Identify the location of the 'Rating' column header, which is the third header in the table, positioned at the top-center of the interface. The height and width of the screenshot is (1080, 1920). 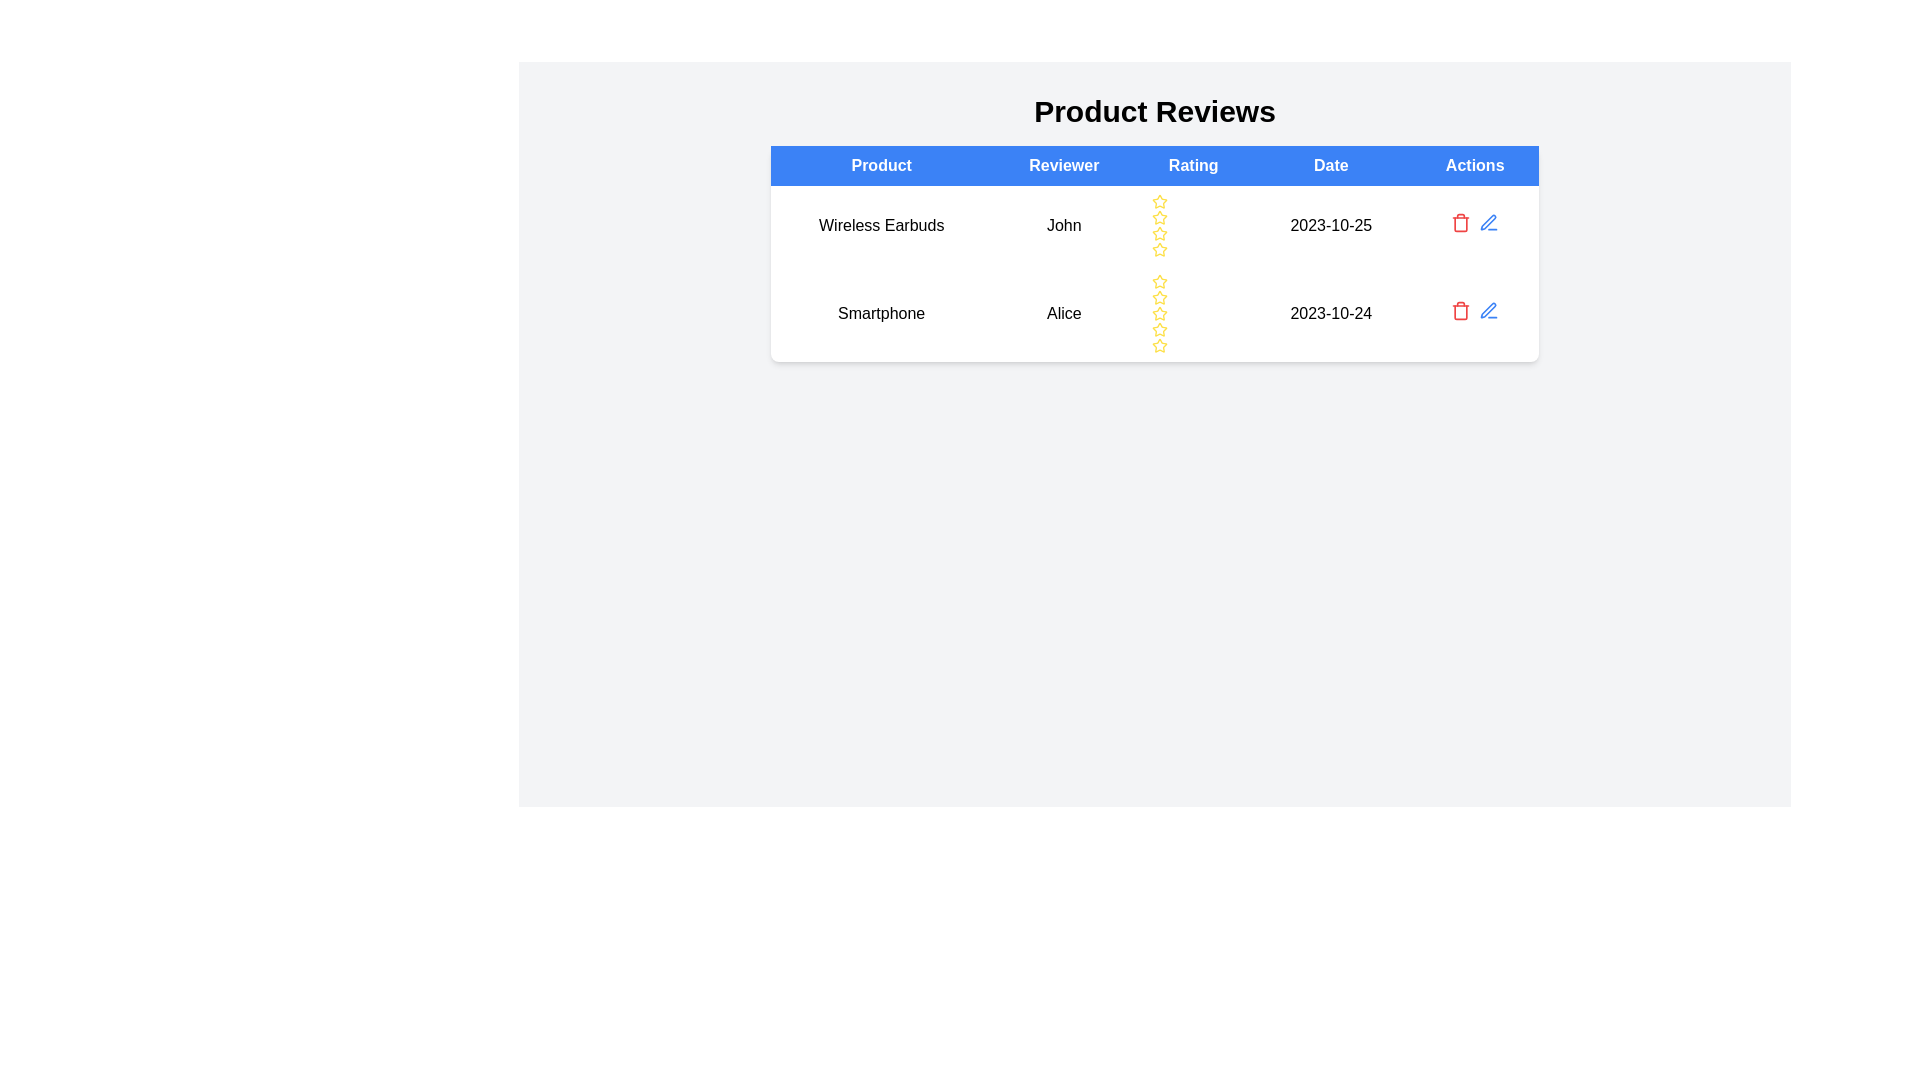
(1193, 164).